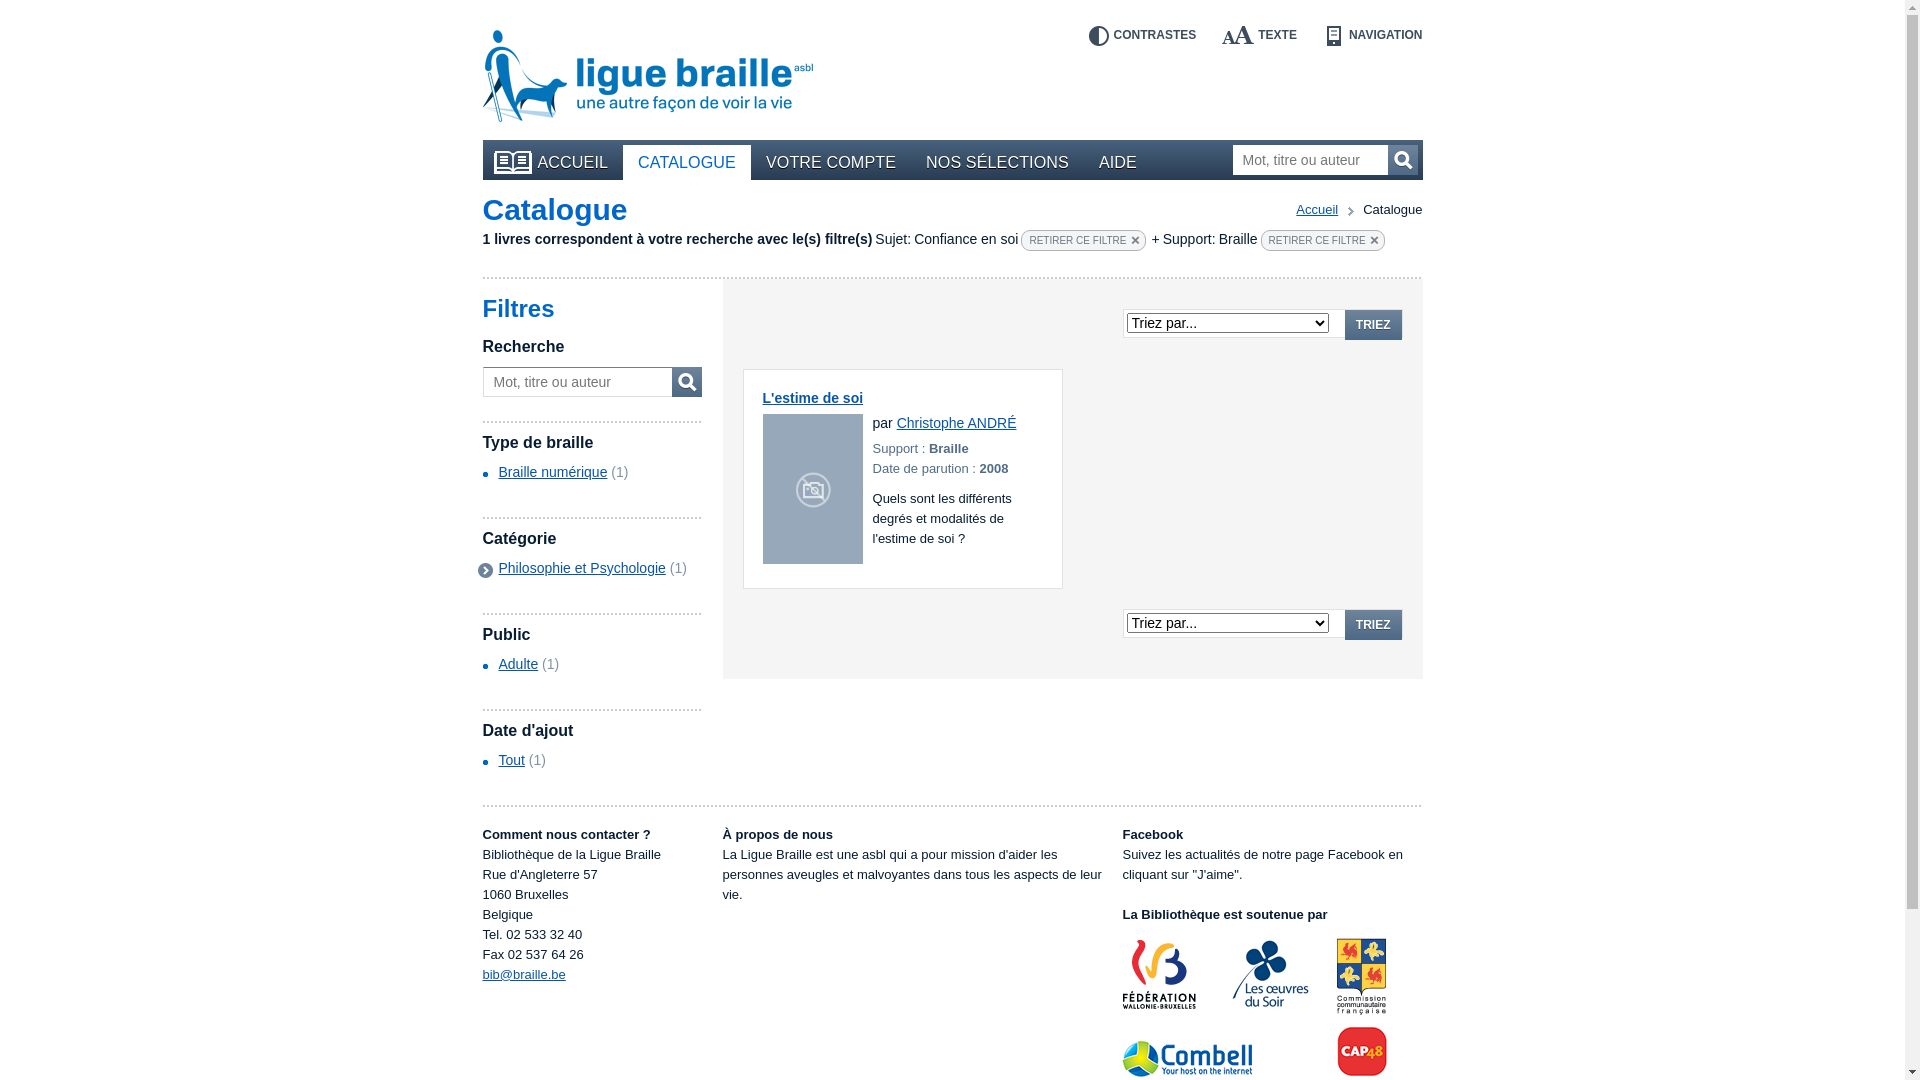  Describe the element at coordinates (1258, 35) in the screenshot. I see `'TEXTE'` at that location.